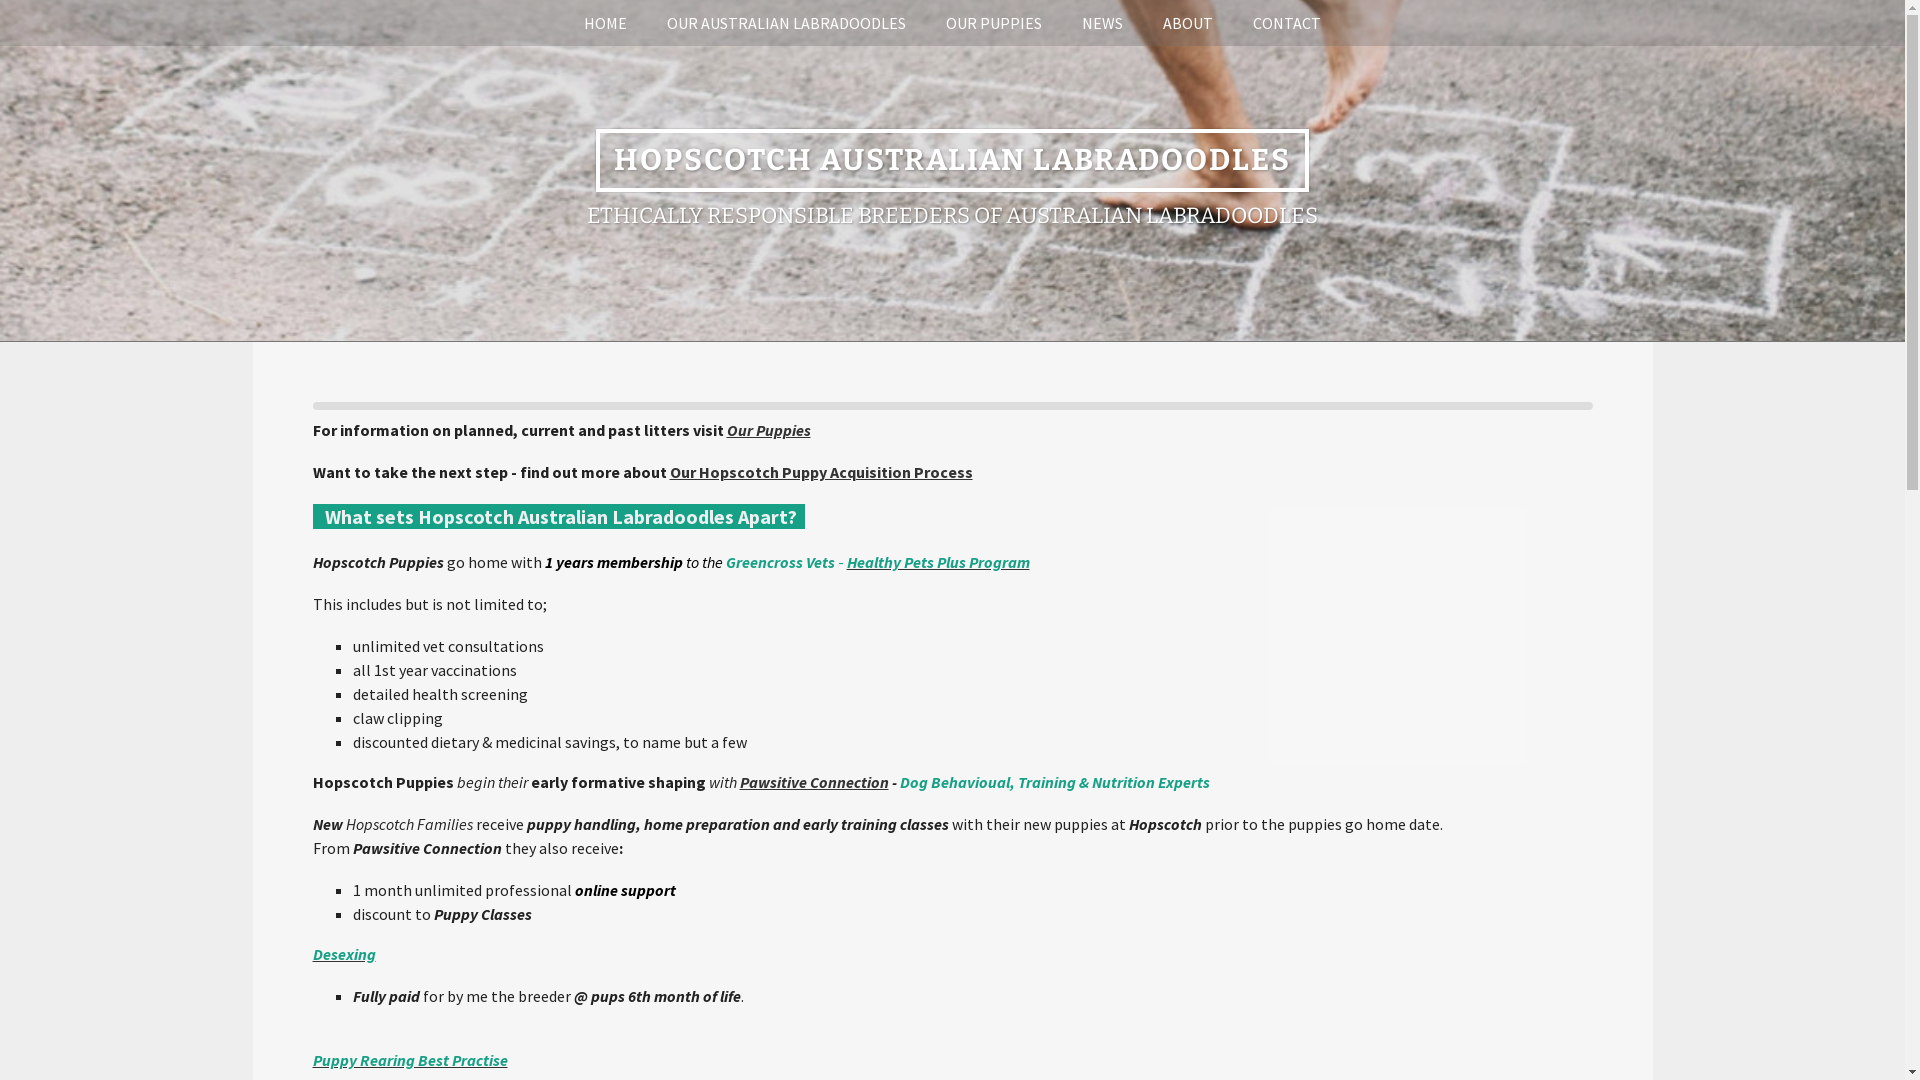  Describe the element at coordinates (311, 952) in the screenshot. I see `'Desexing'` at that location.